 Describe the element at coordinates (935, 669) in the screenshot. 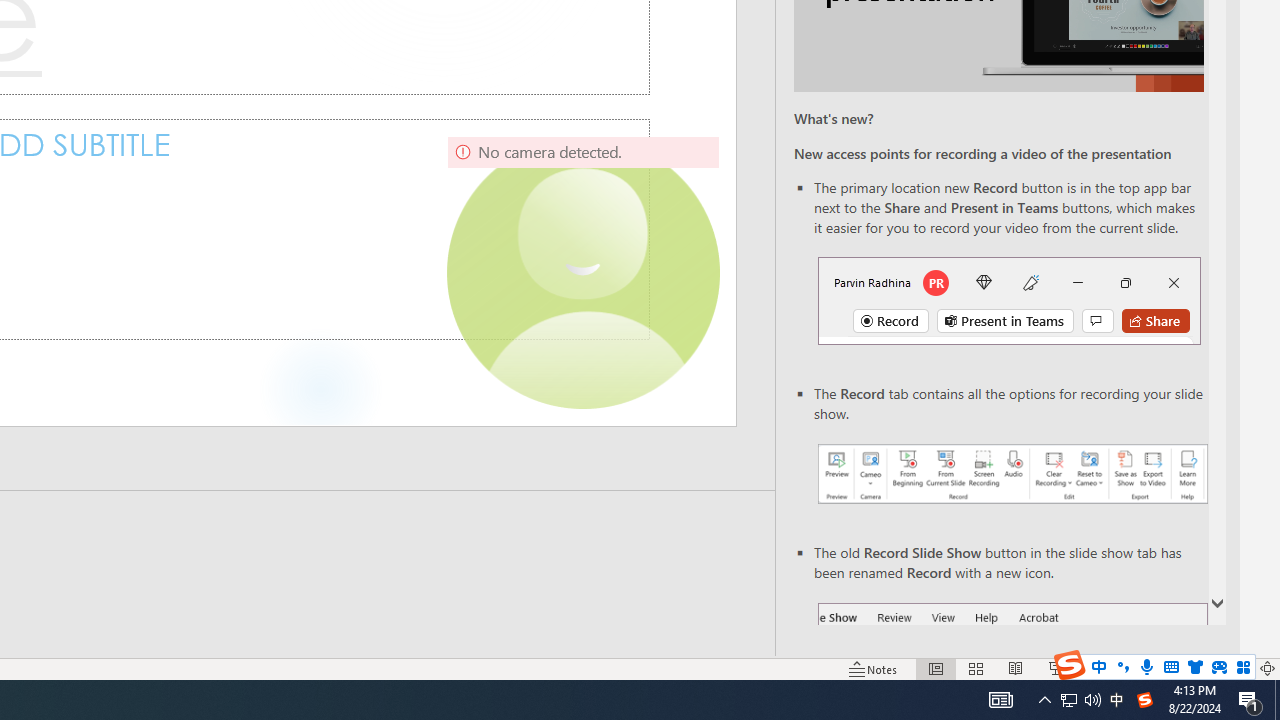

I see `'Normal'` at that location.